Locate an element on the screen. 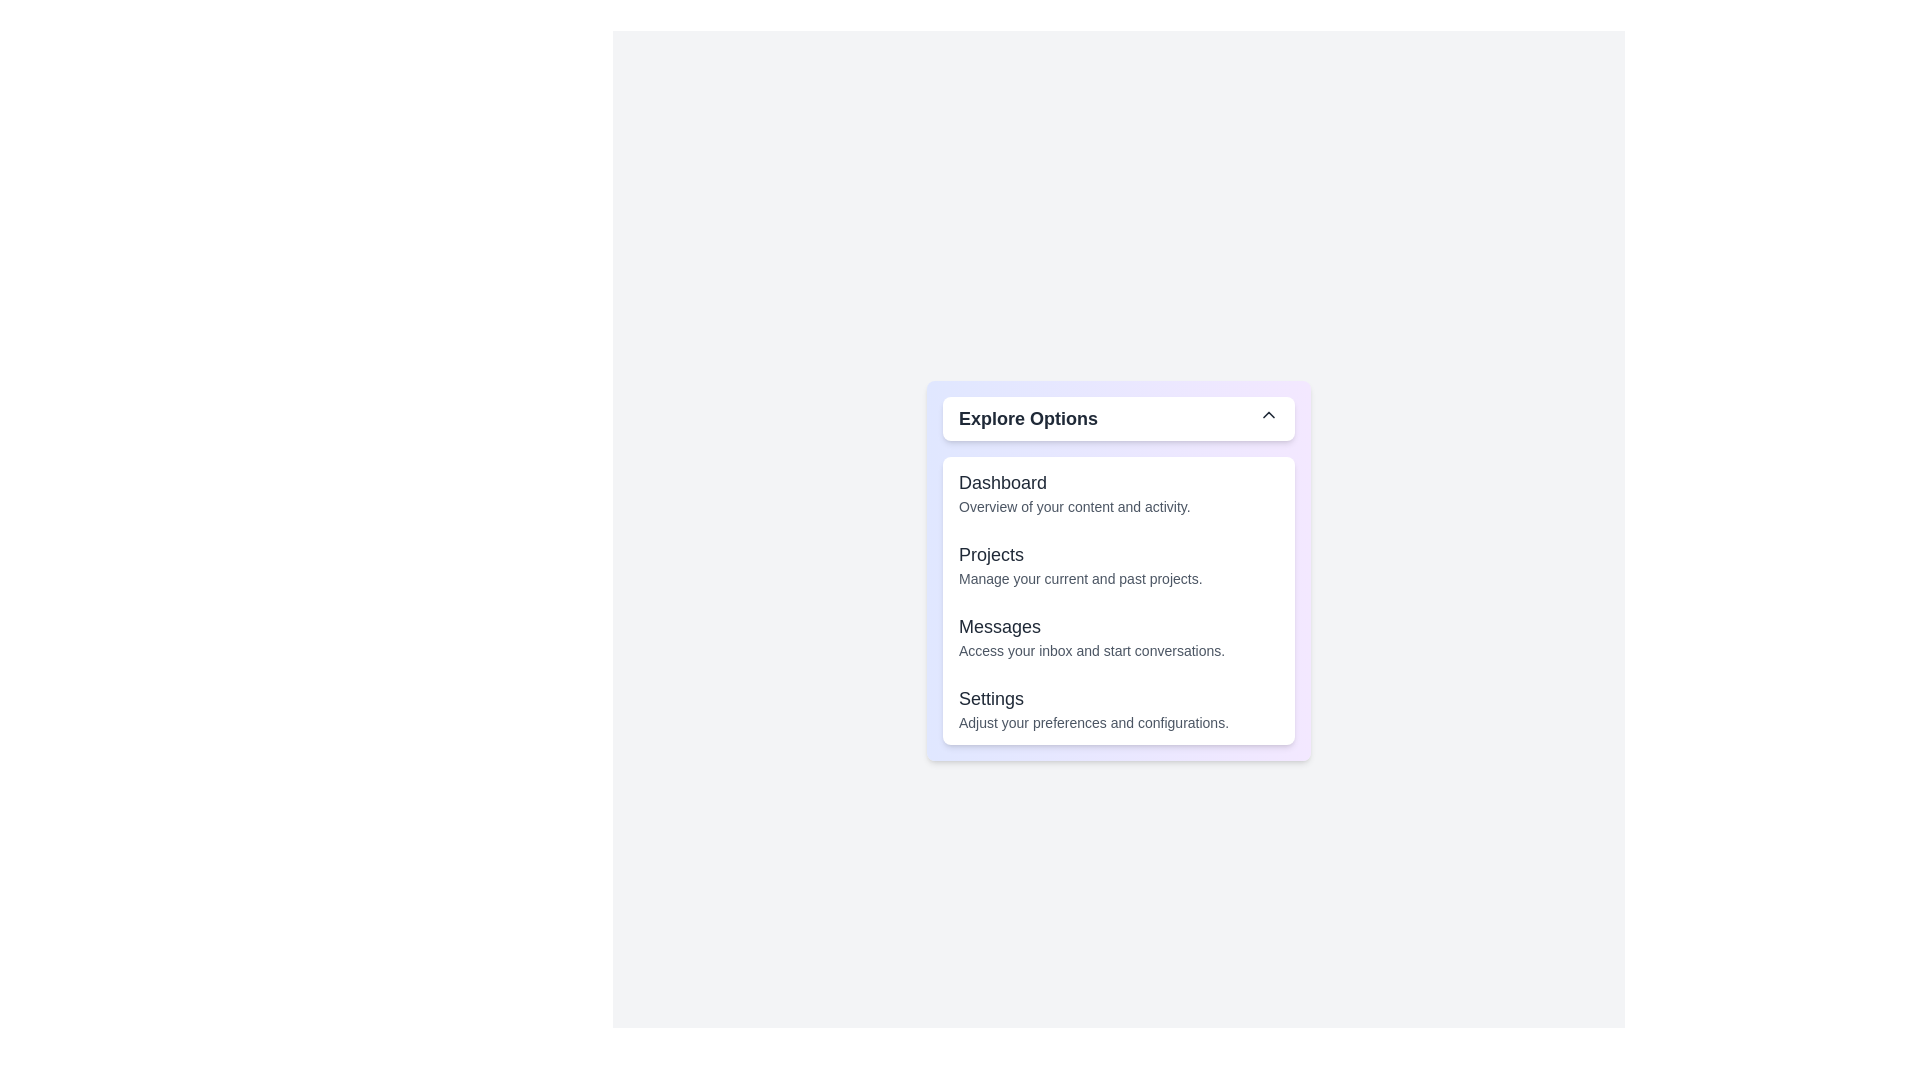  the option 'Messages' from the dropdown menu is located at coordinates (1117, 636).